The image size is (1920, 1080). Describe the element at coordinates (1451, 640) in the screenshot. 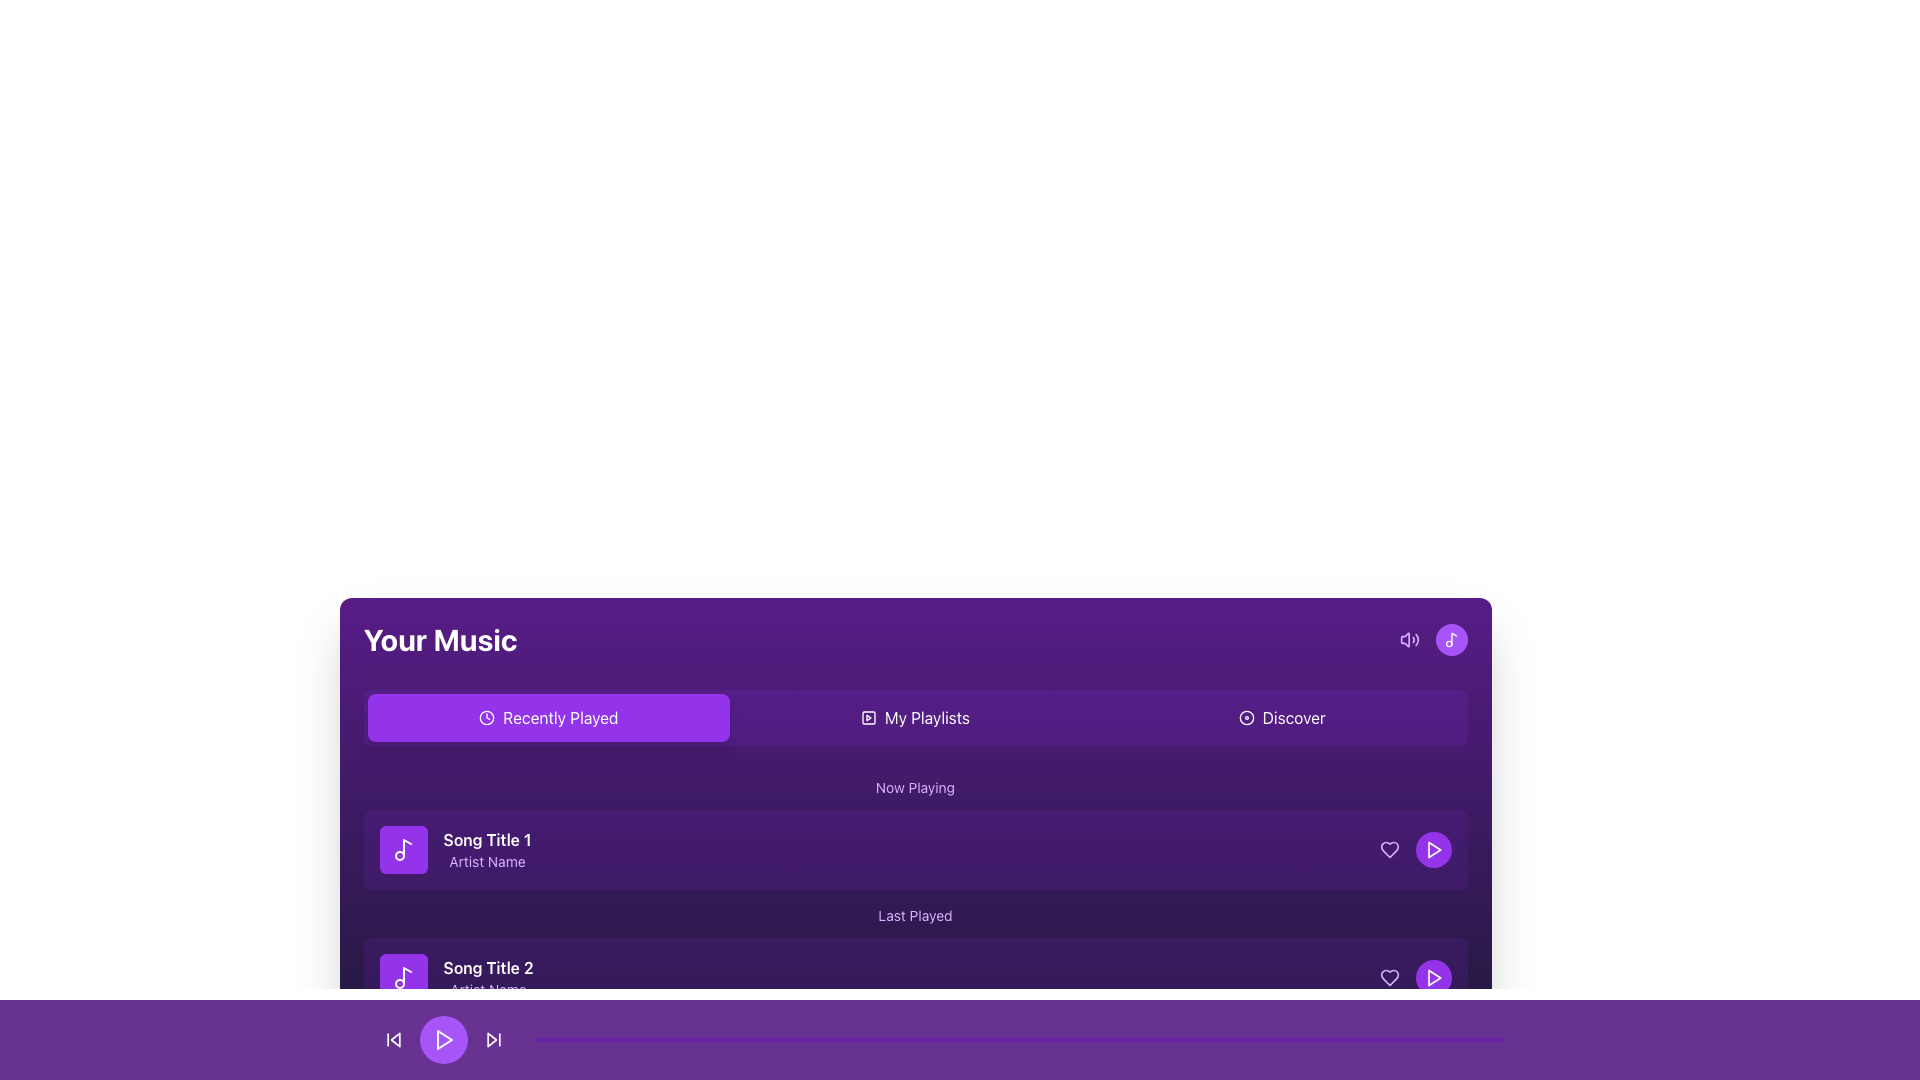

I see `the circular button with a purple background and a white music note icon located in the top-right corner of the interface` at that location.